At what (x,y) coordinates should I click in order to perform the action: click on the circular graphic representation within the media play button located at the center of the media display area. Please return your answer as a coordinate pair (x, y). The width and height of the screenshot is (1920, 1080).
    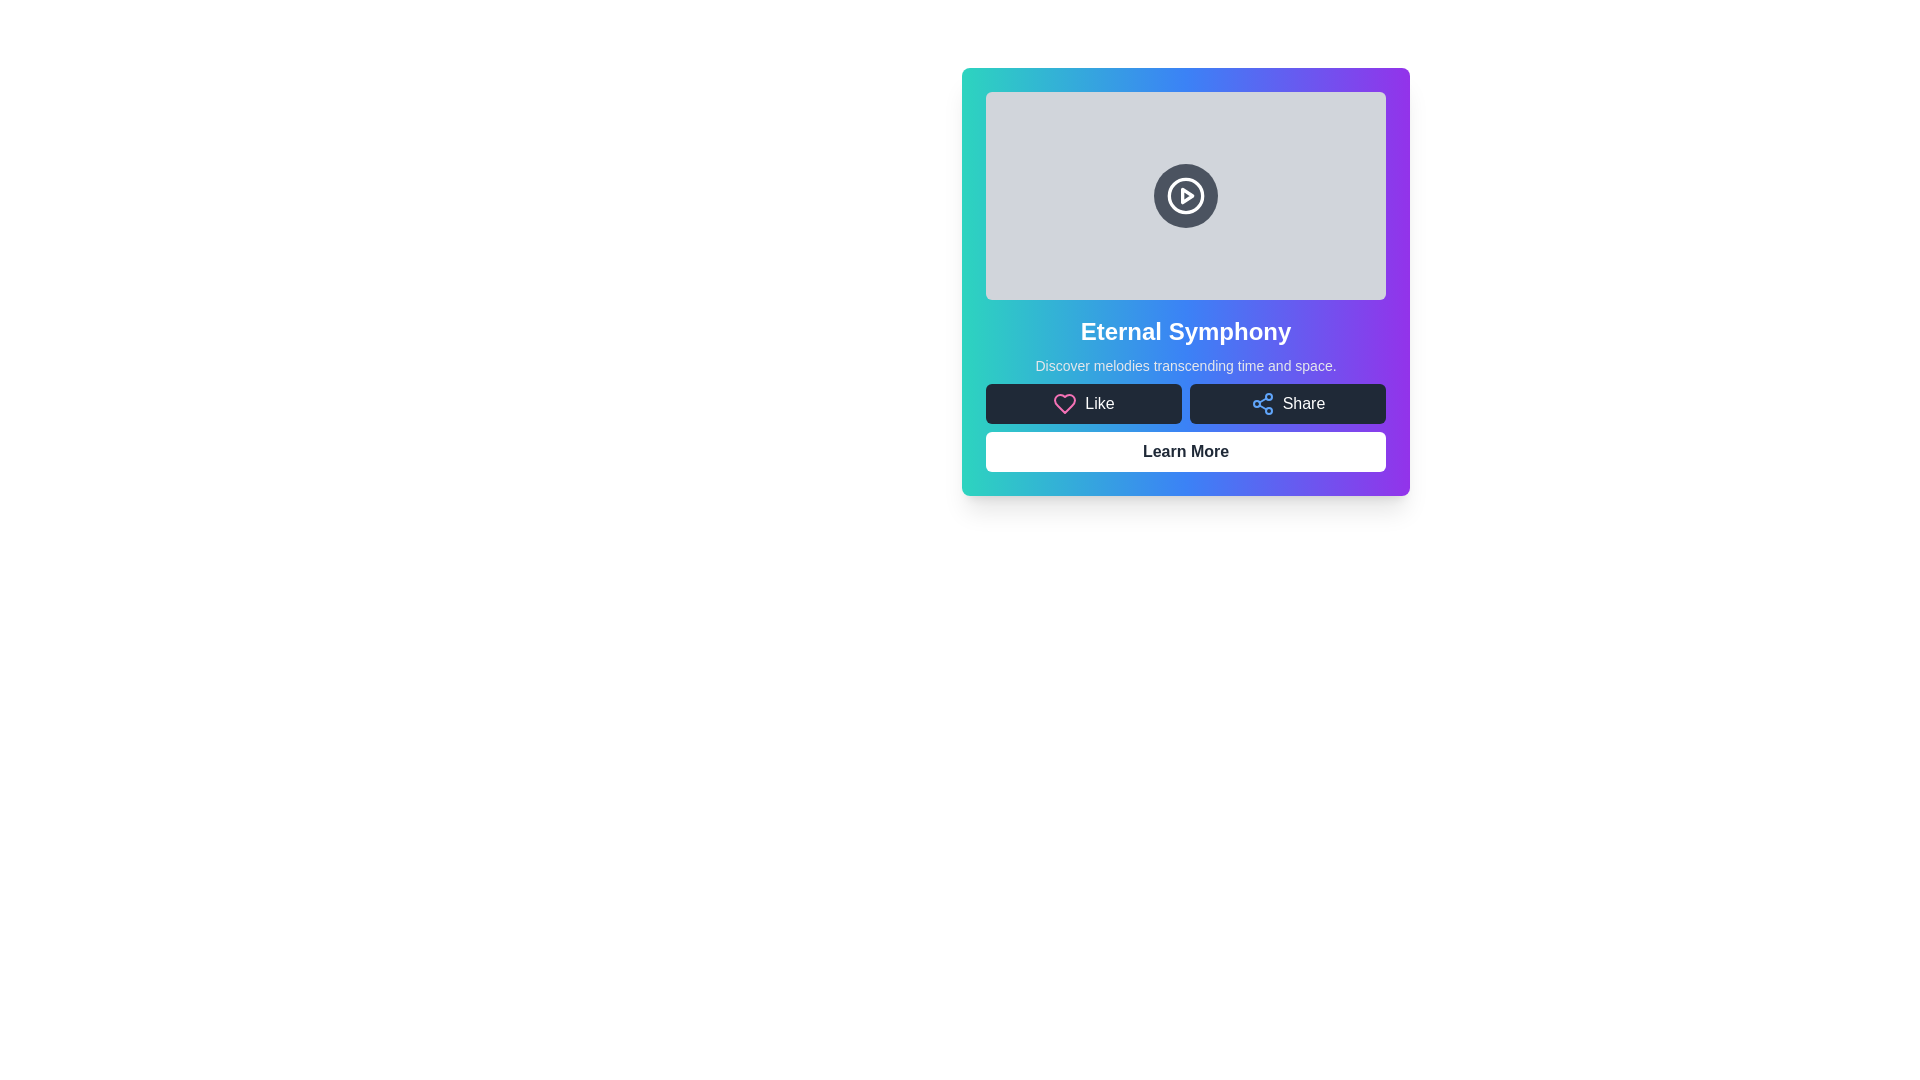
    Looking at the image, I should click on (1185, 196).